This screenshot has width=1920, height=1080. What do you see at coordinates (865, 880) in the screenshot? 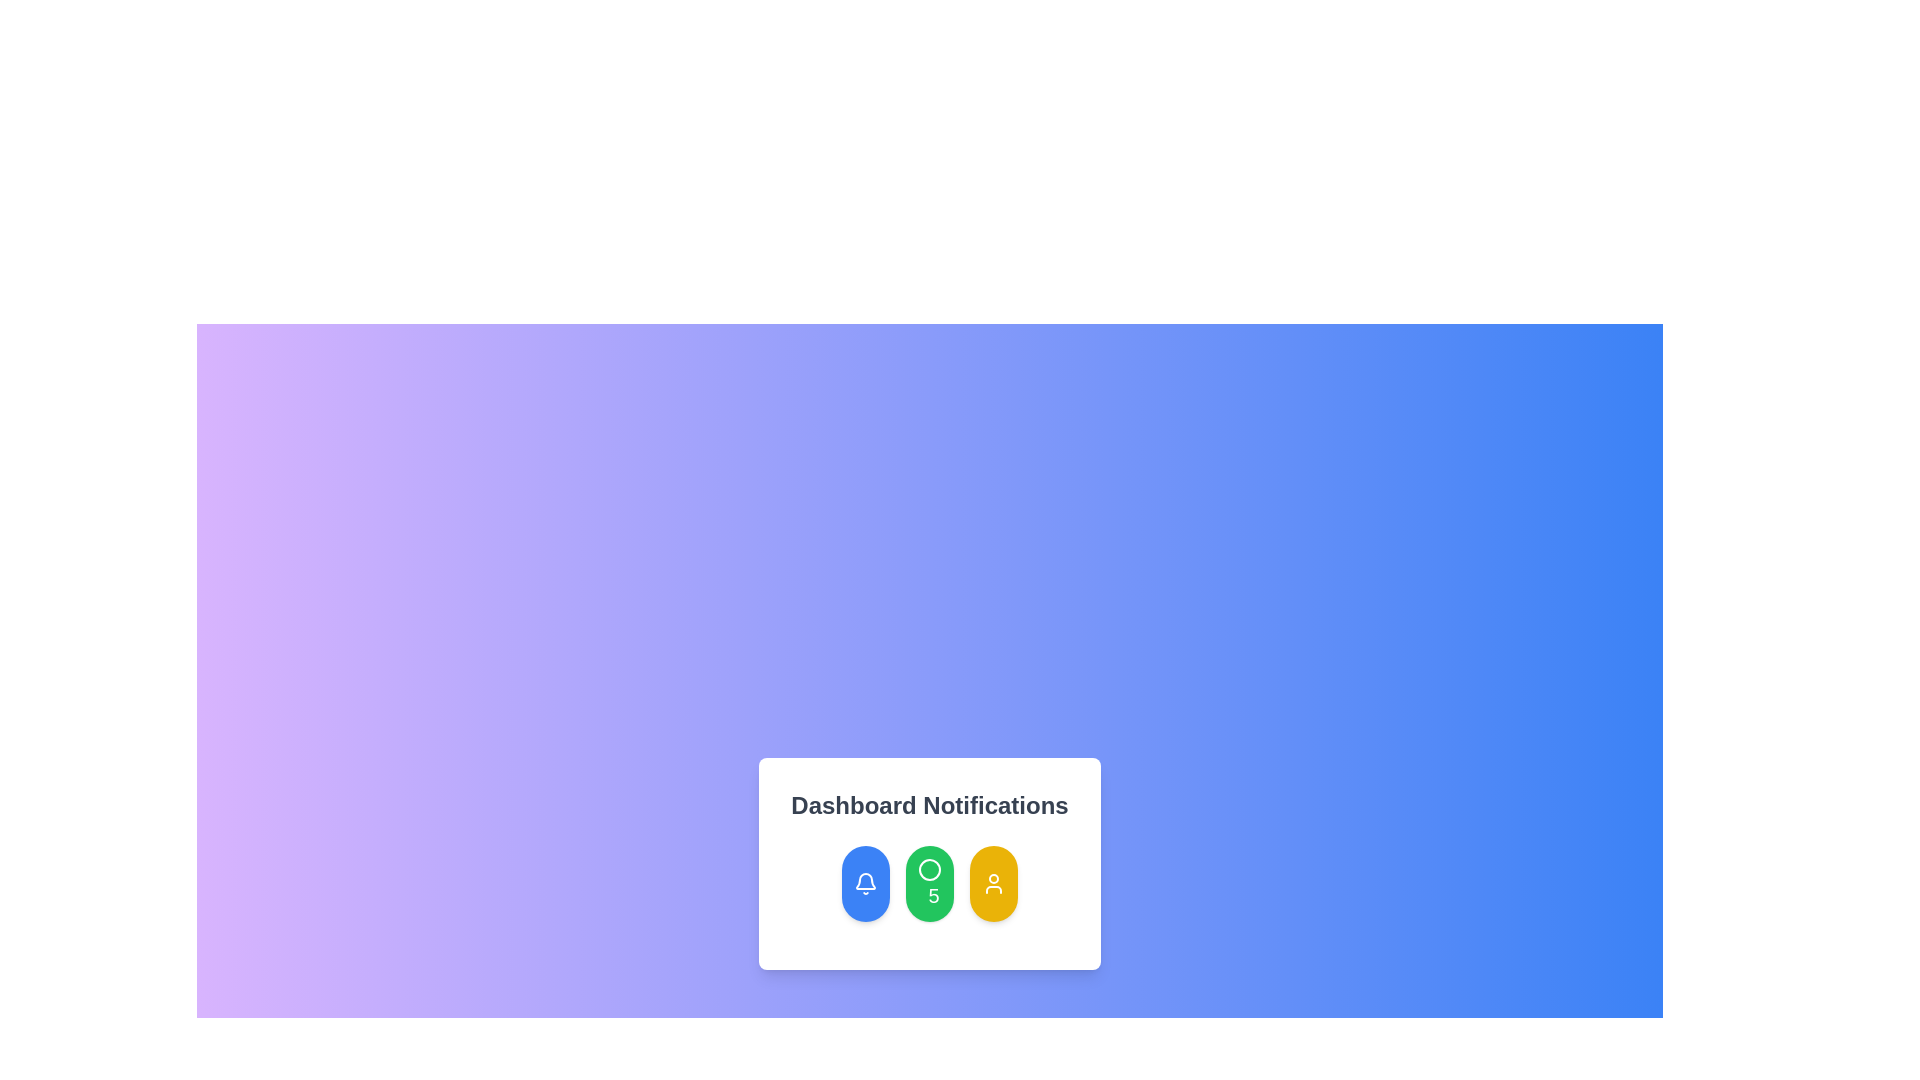
I see `the white bell icon element located inside the blue circular button at the bottom of the 'Dashboard Notifications' card` at bounding box center [865, 880].